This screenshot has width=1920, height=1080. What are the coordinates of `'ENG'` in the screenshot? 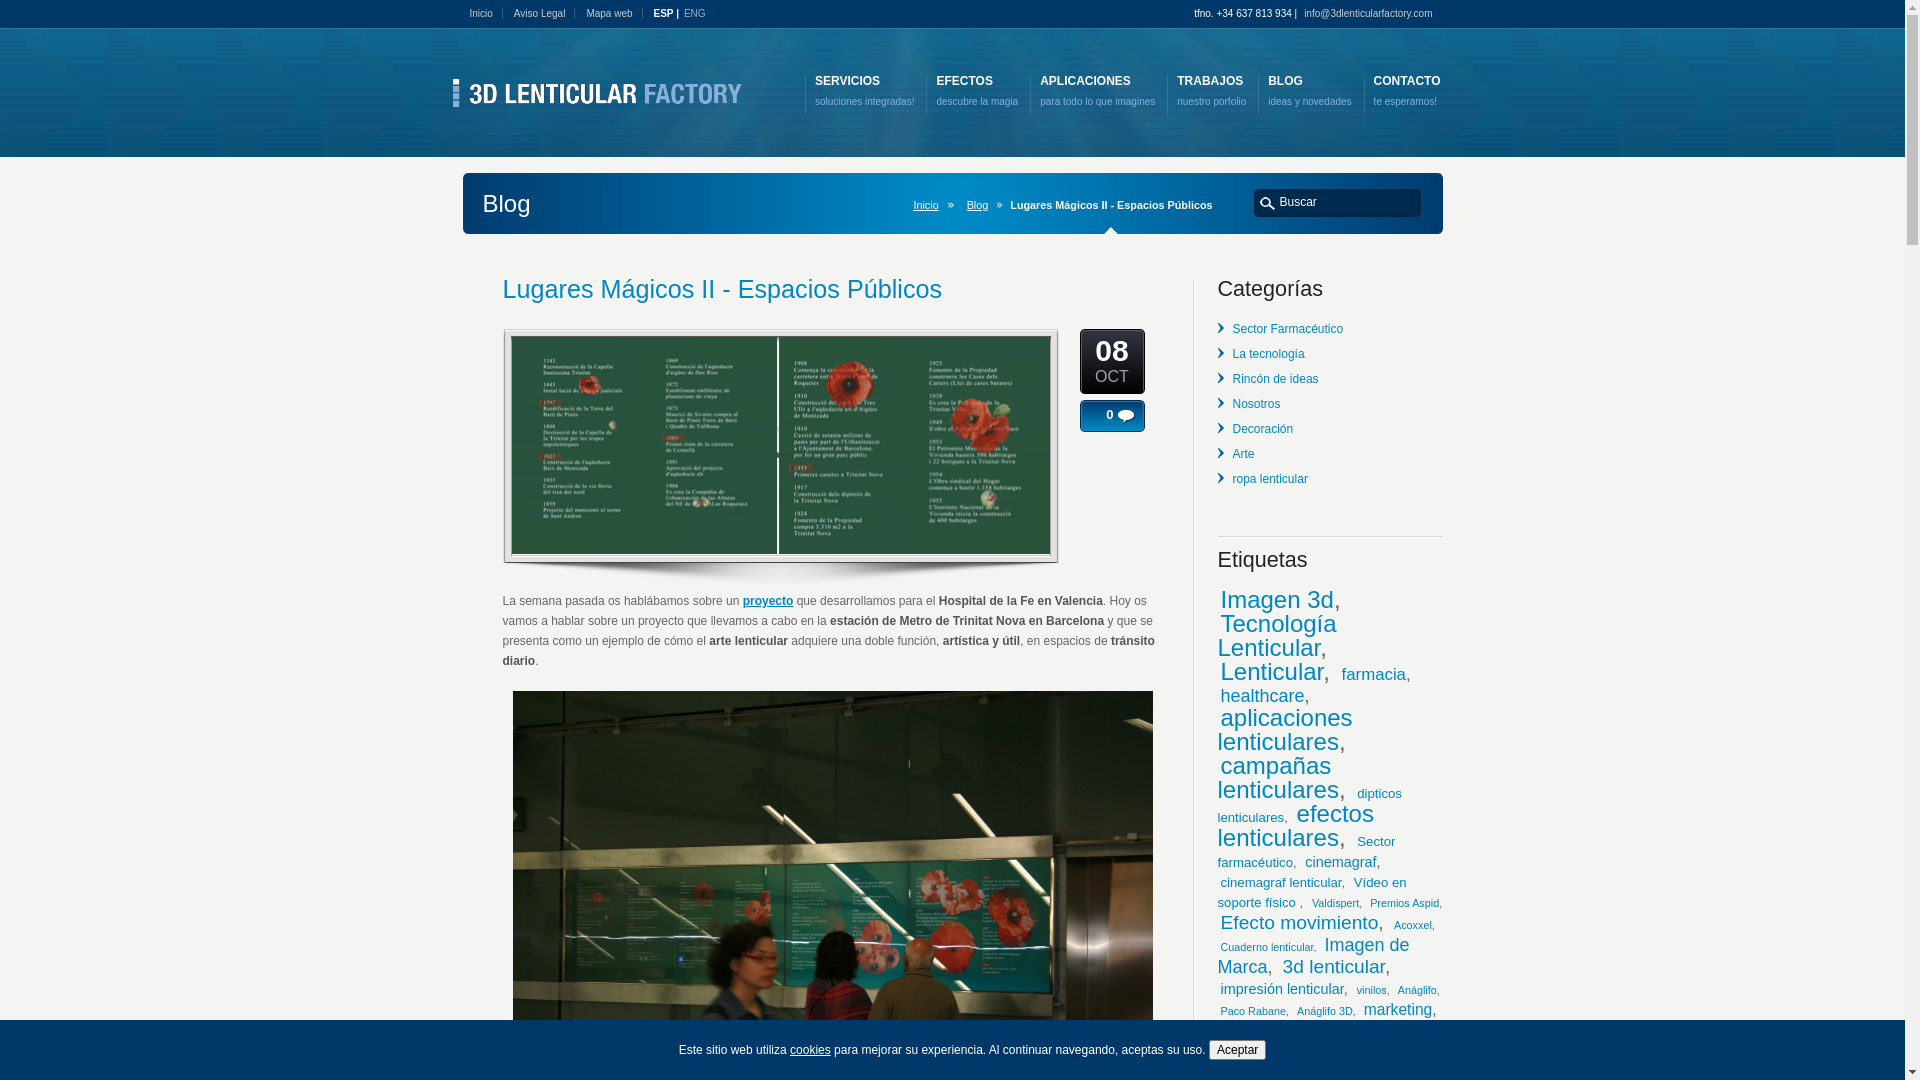 It's located at (684, 14).